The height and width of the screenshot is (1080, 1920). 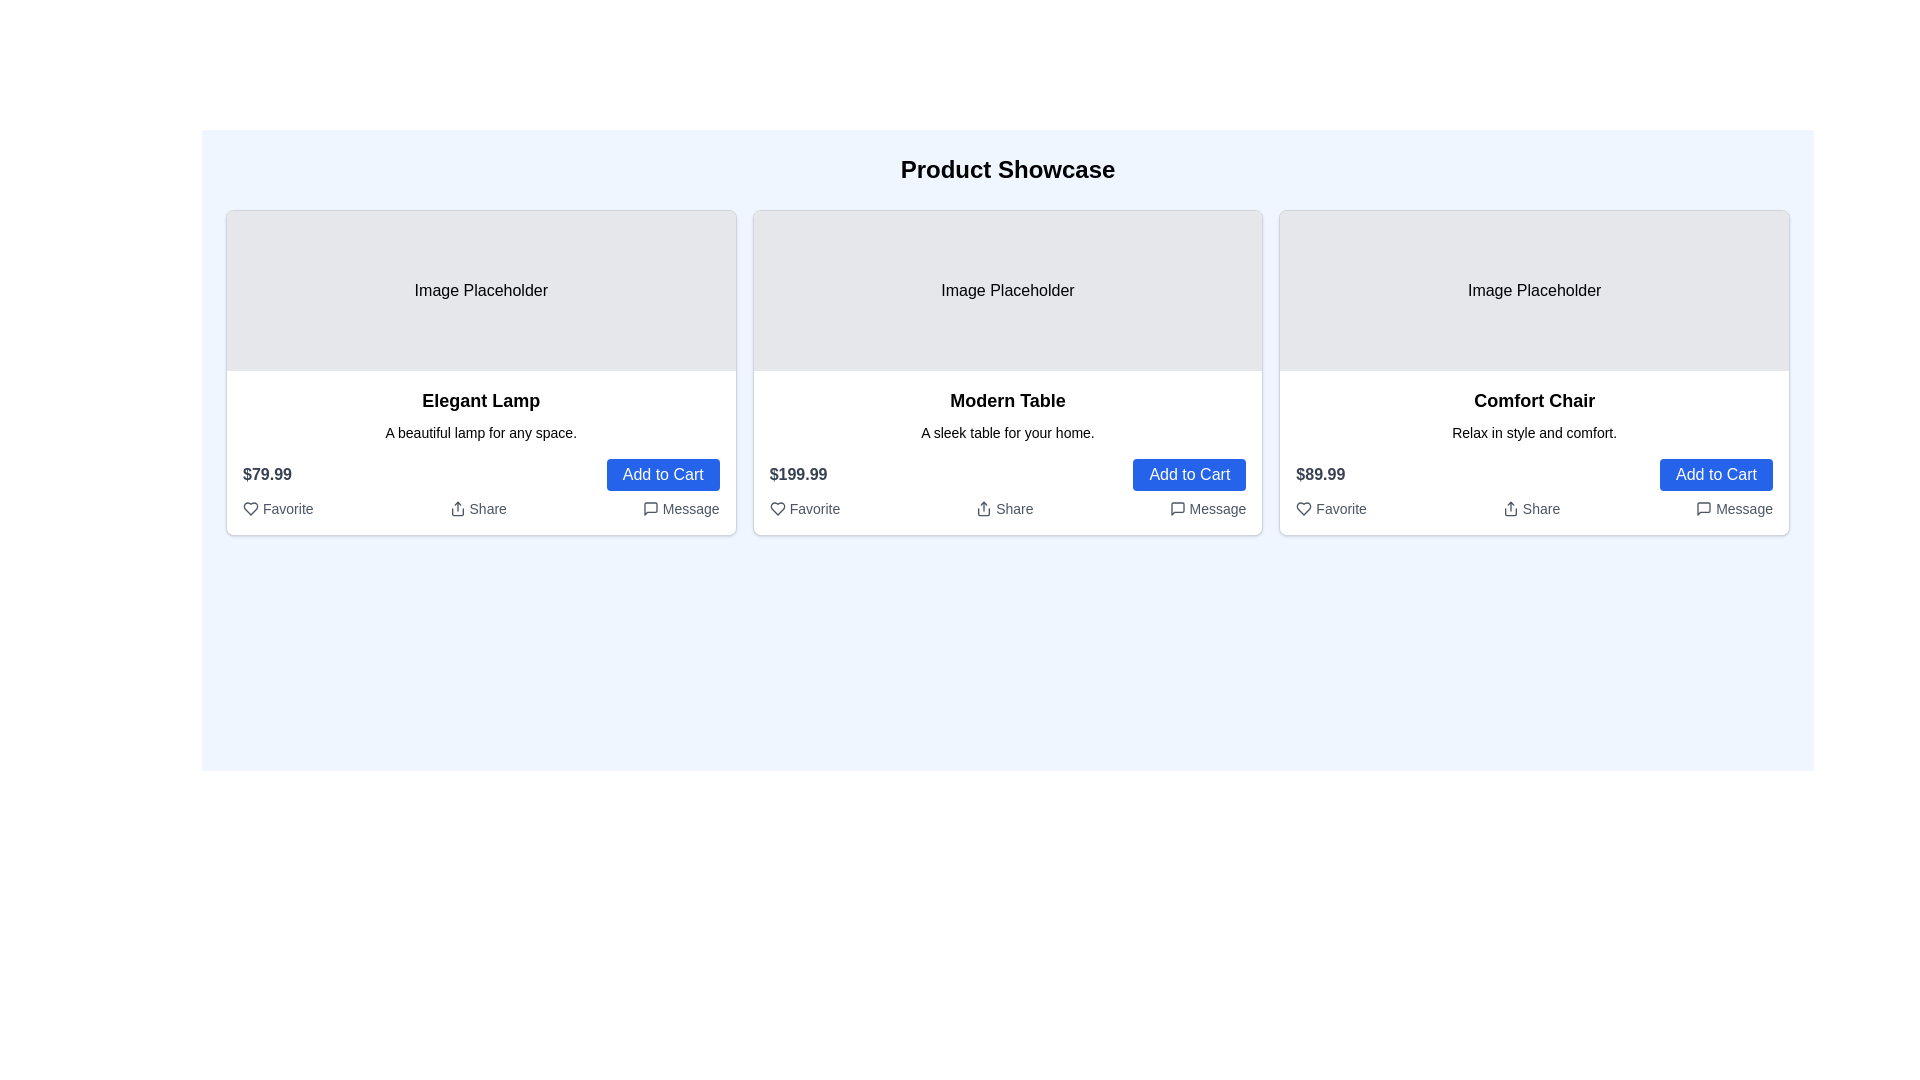 What do you see at coordinates (1003, 508) in the screenshot?
I see `the 'Share' button, which features a share icon followed by the text 'Share', located under the product card for 'Modern Table'. This button is the second option in a horizontal group of interactive options` at bounding box center [1003, 508].